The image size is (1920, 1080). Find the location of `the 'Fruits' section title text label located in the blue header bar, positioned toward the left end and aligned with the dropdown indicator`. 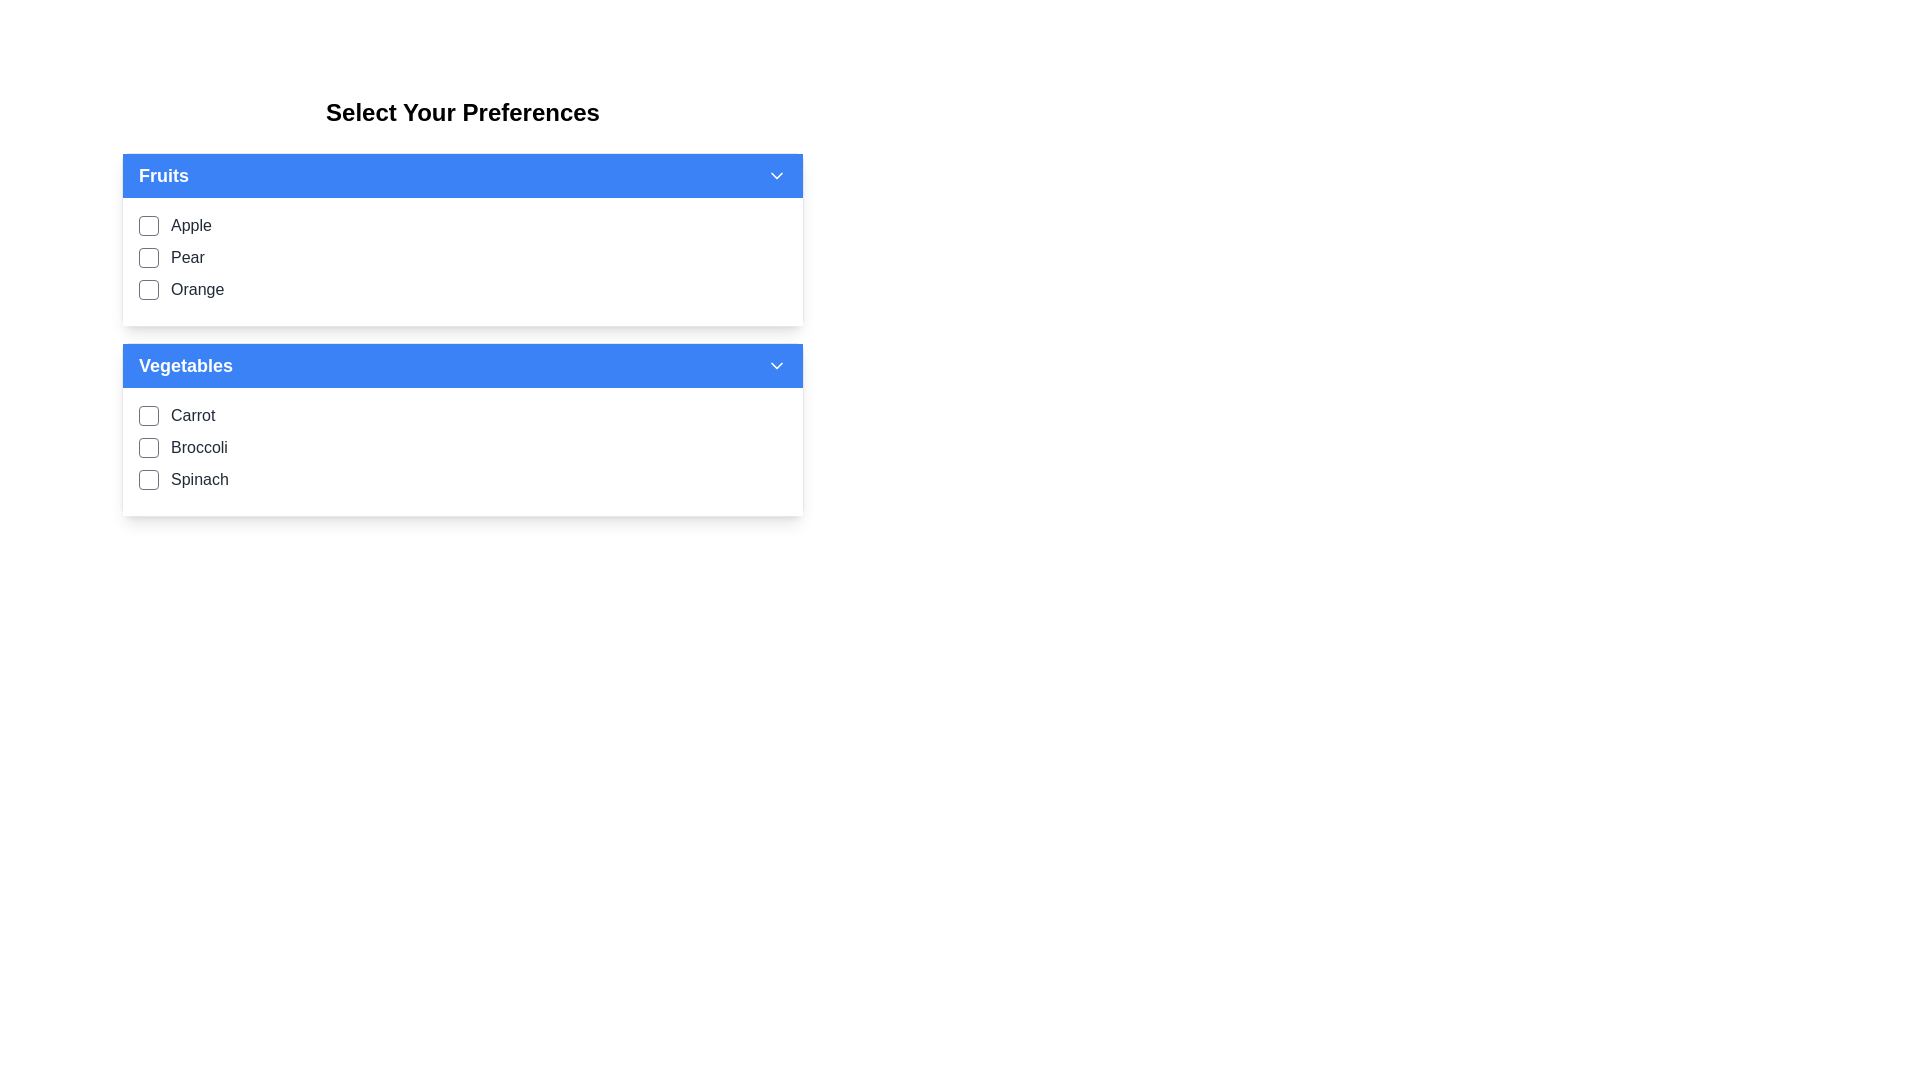

the 'Fruits' section title text label located in the blue header bar, positioned toward the left end and aligned with the dropdown indicator is located at coordinates (163, 175).